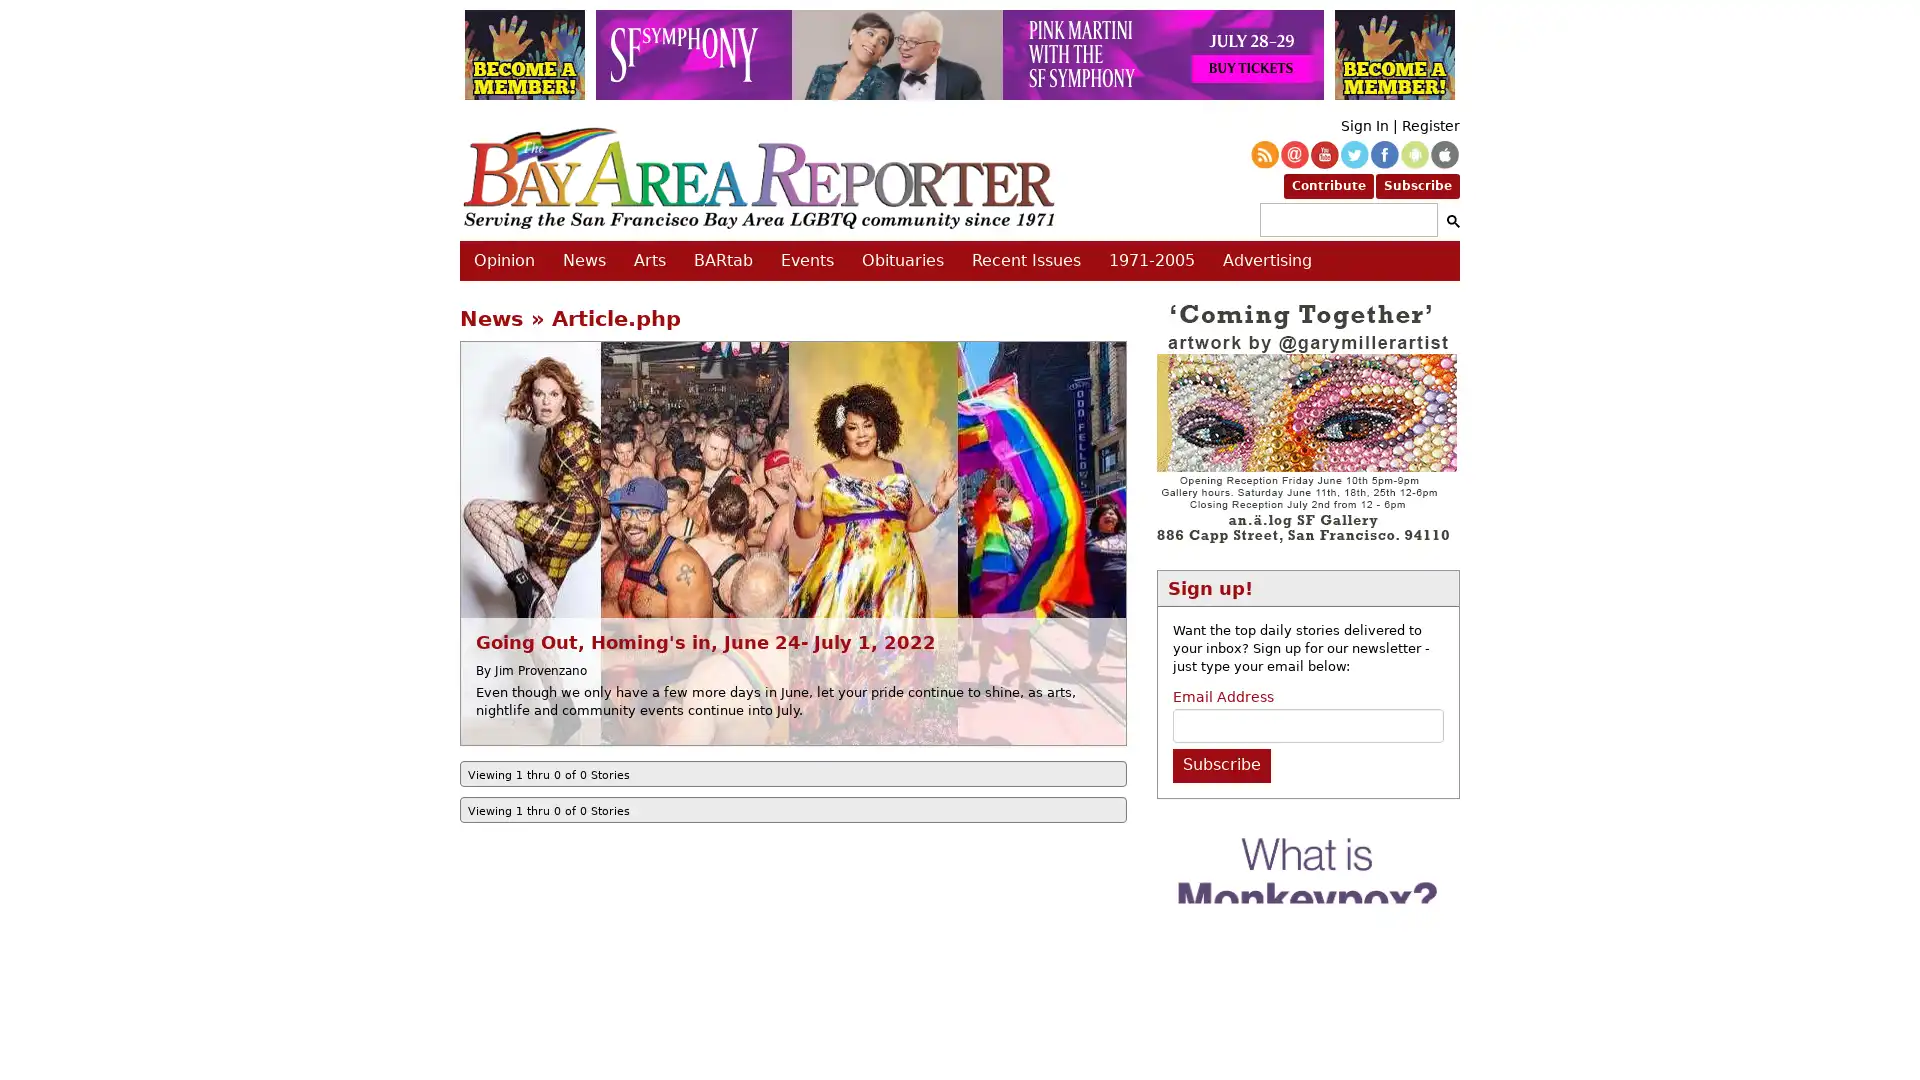 Image resolution: width=1920 pixels, height=1080 pixels. Describe the element at coordinates (1219, 764) in the screenshot. I see `Subscribe` at that location.